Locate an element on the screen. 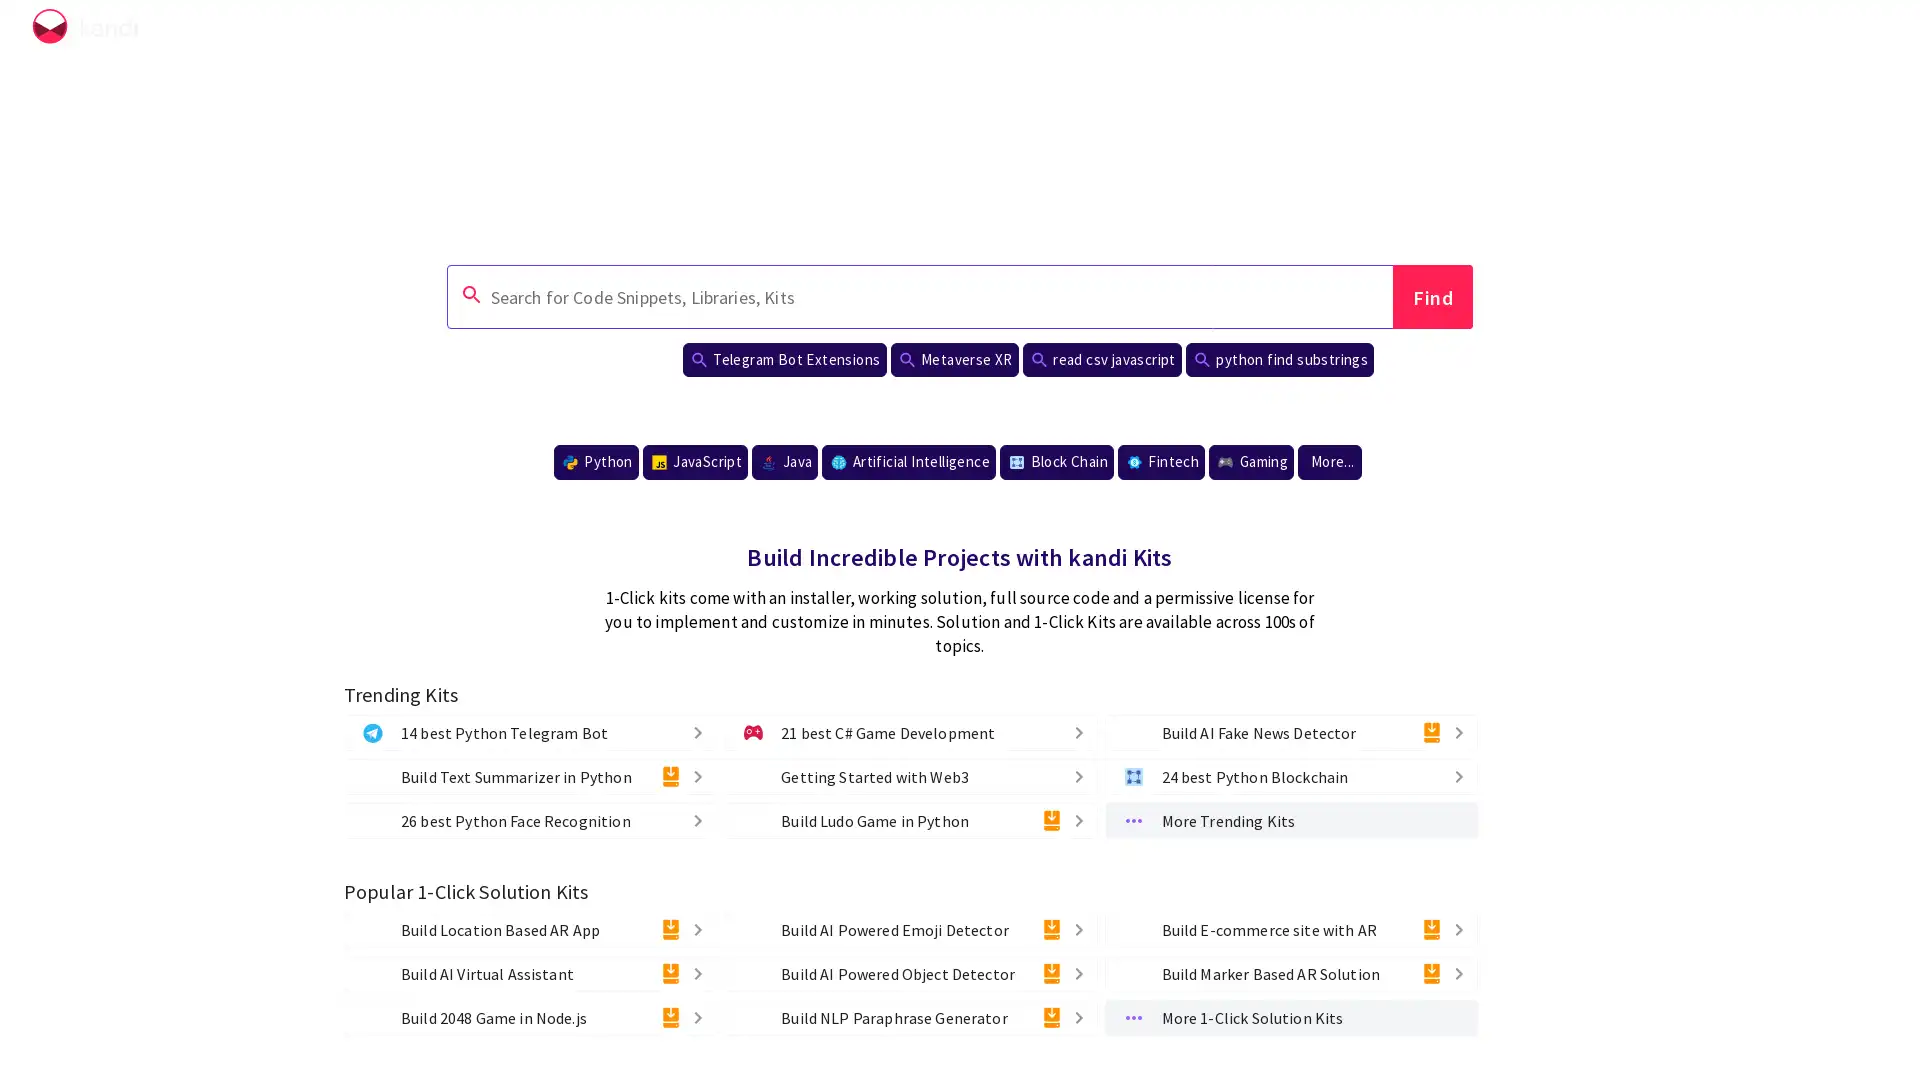  delete is located at coordinates (1458, 971).